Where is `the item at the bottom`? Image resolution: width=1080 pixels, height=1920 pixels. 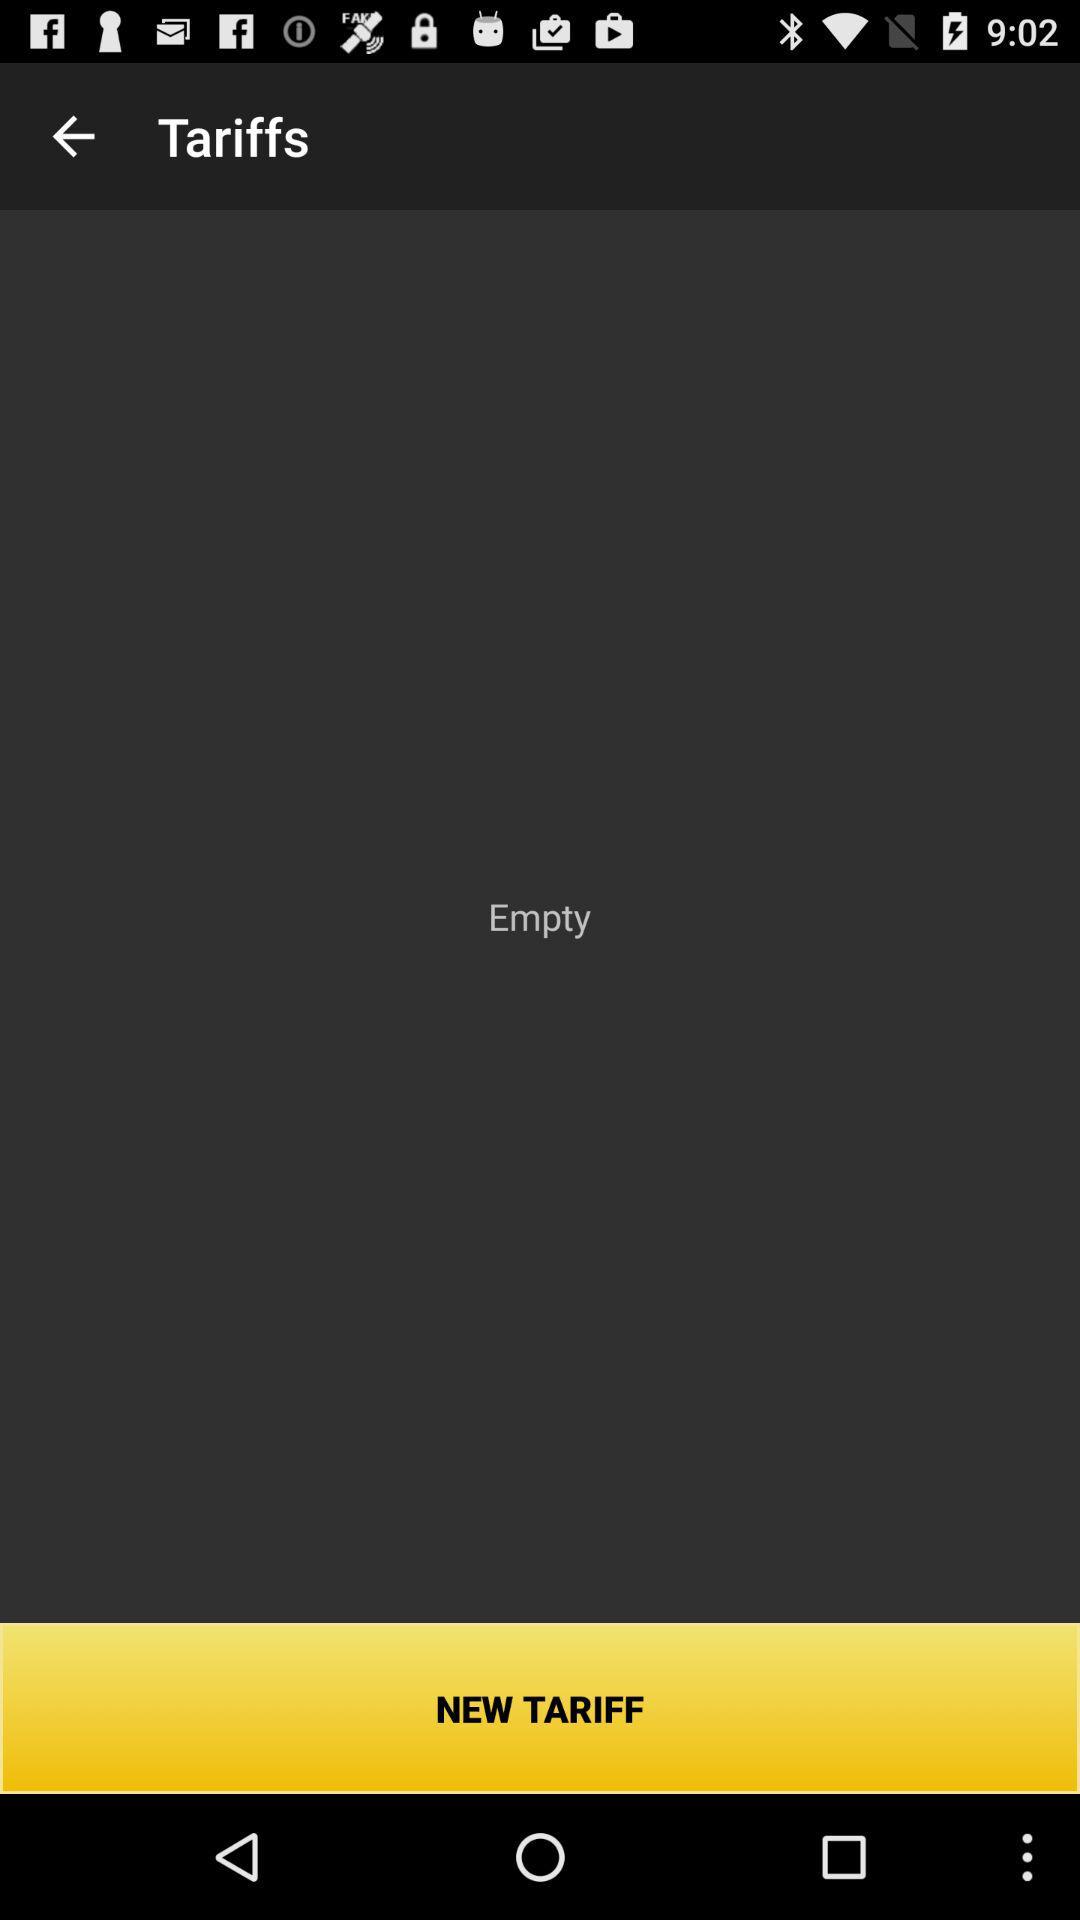 the item at the bottom is located at coordinates (540, 1707).